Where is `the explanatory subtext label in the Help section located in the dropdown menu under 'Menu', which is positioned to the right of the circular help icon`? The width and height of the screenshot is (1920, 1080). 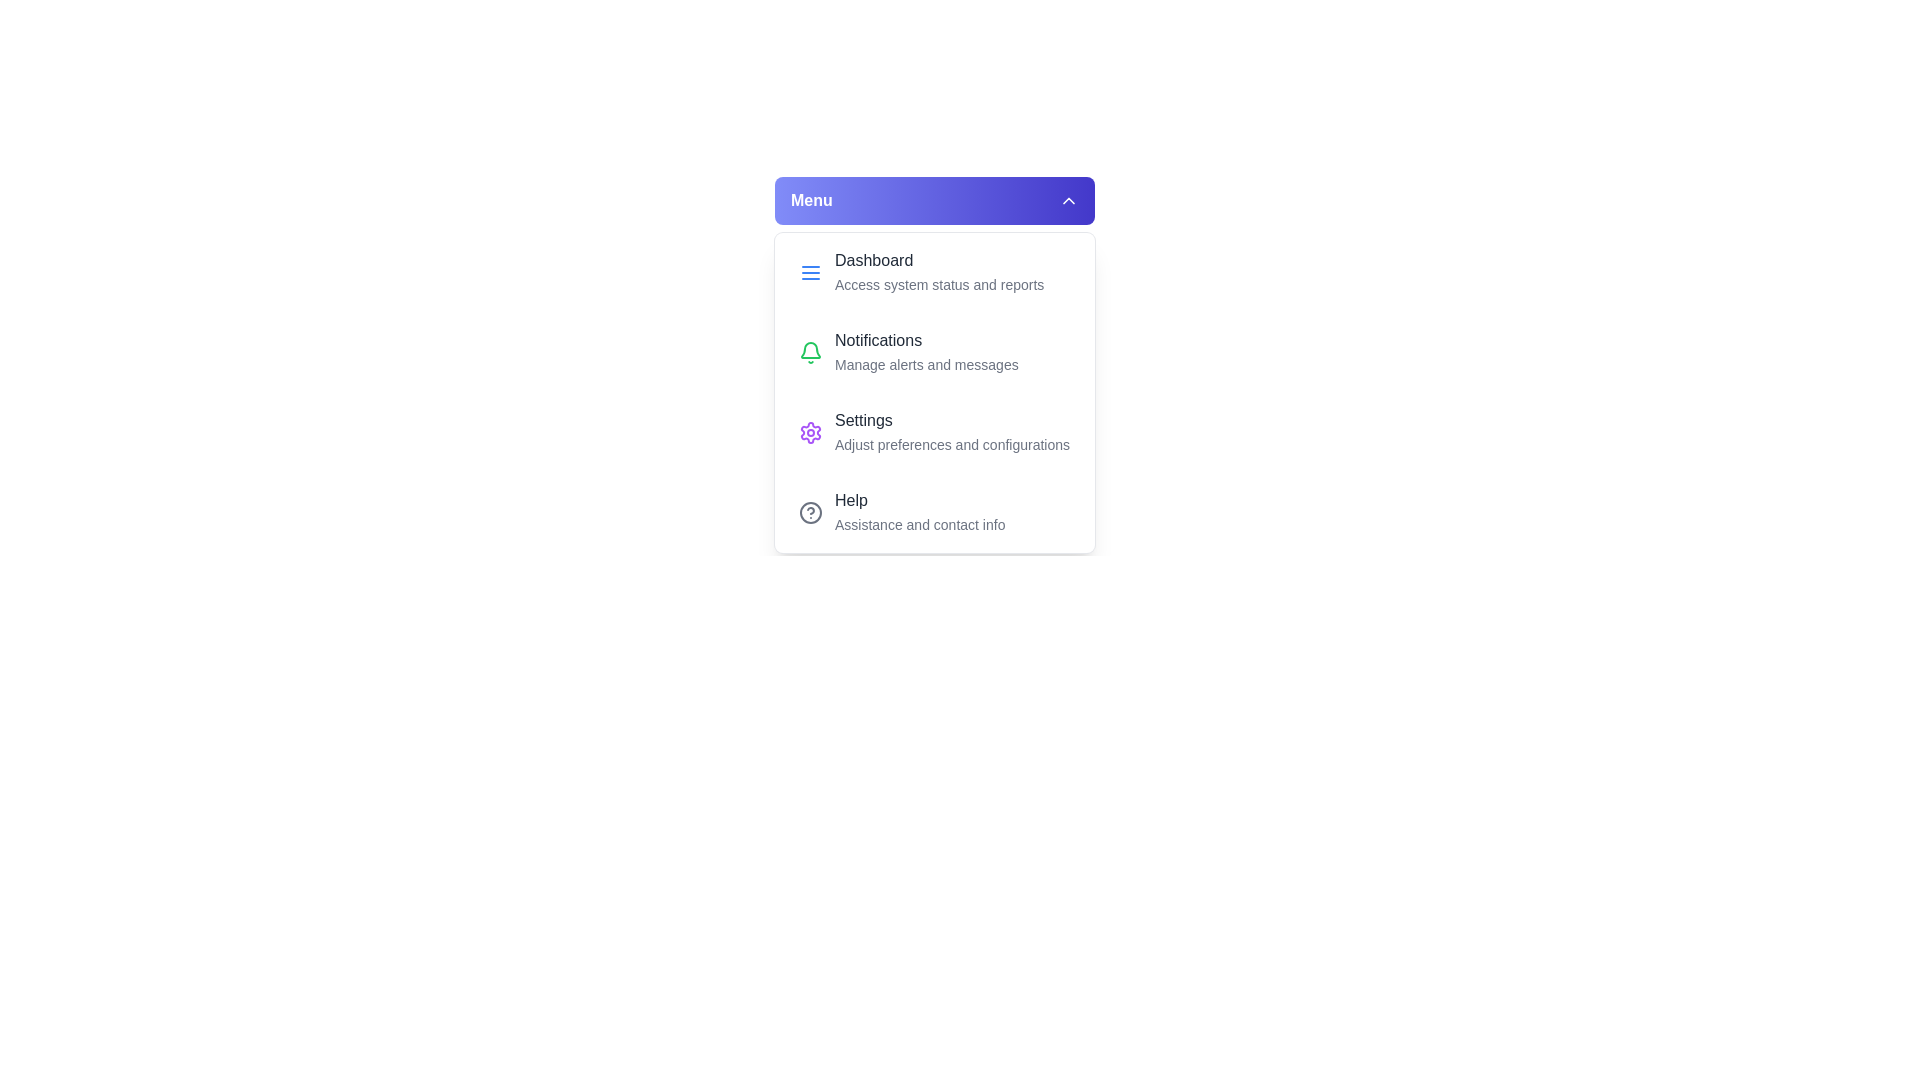
the explanatory subtext label in the Help section located in the dropdown menu under 'Menu', which is positioned to the right of the circular help icon is located at coordinates (919, 512).